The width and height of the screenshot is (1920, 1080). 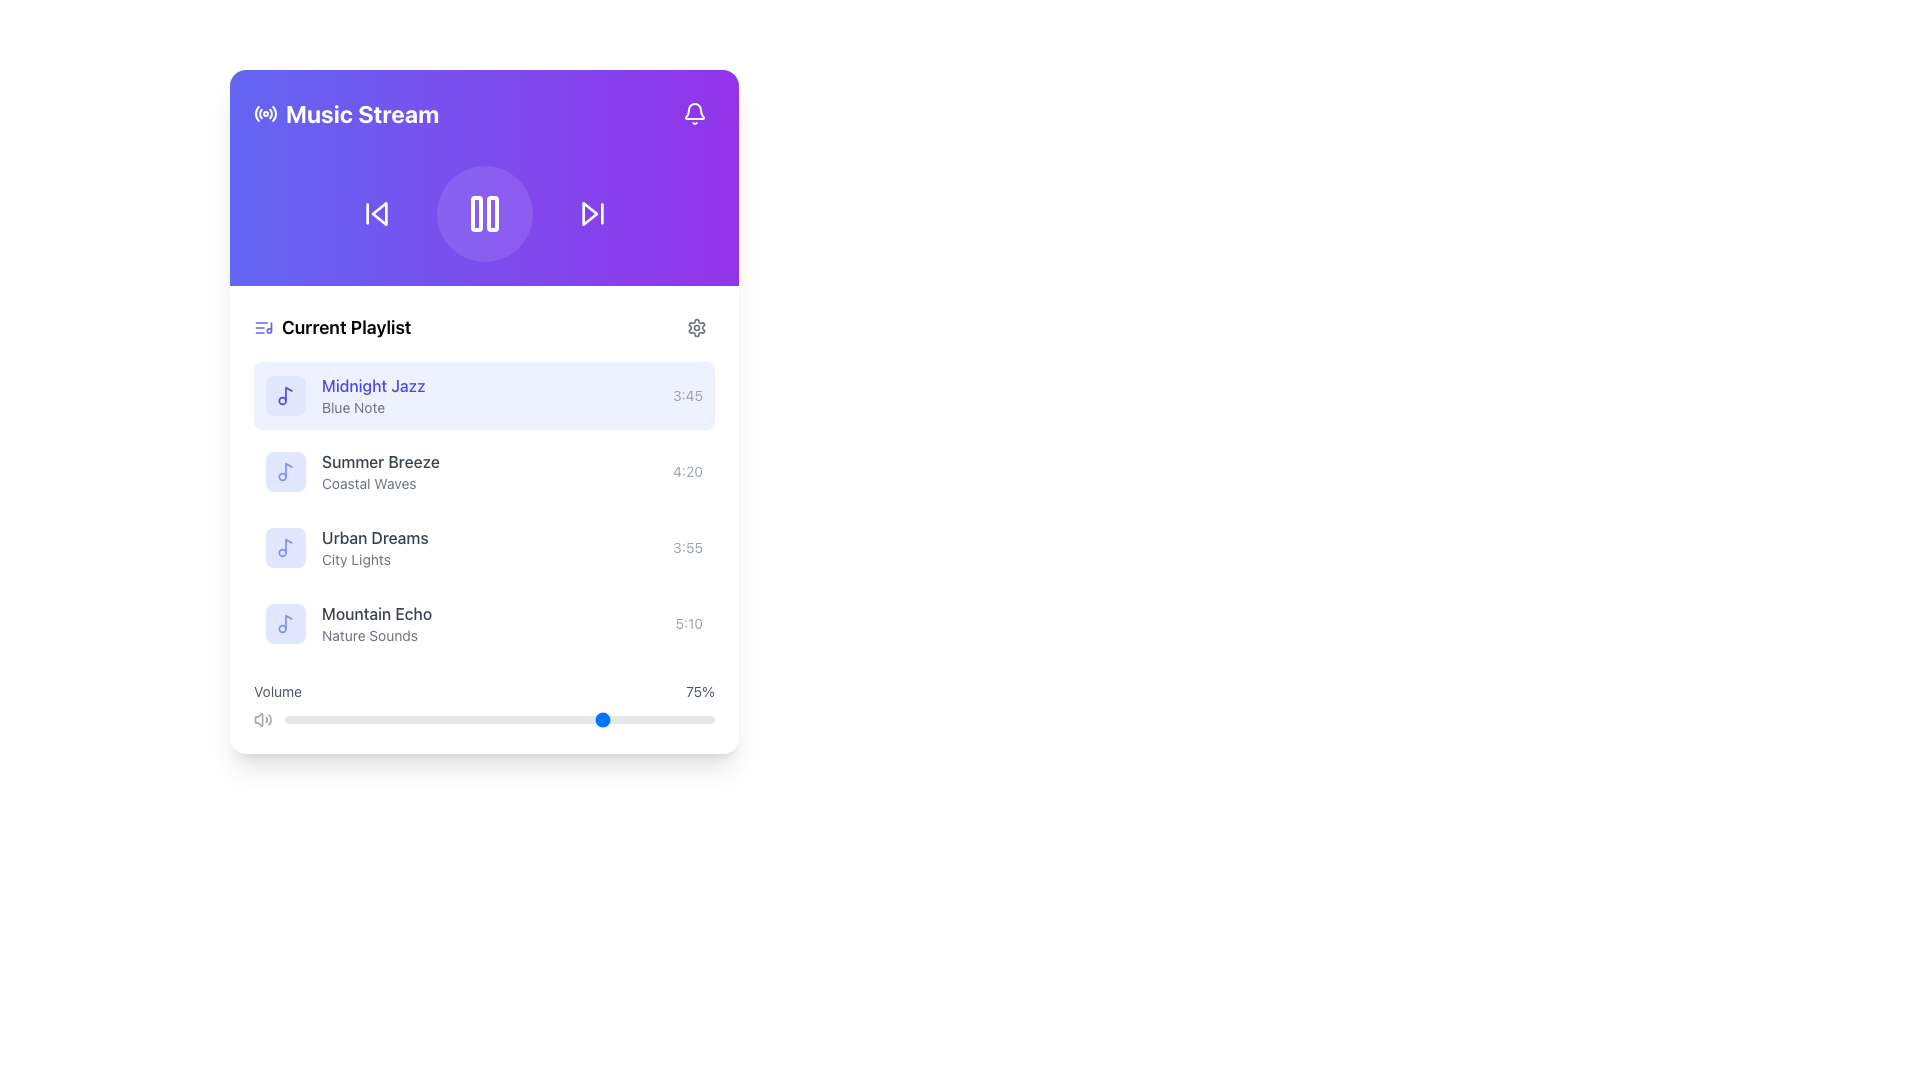 What do you see at coordinates (300, 720) in the screenshot?
I see `the volume slider` at bounding box center [300, 720].